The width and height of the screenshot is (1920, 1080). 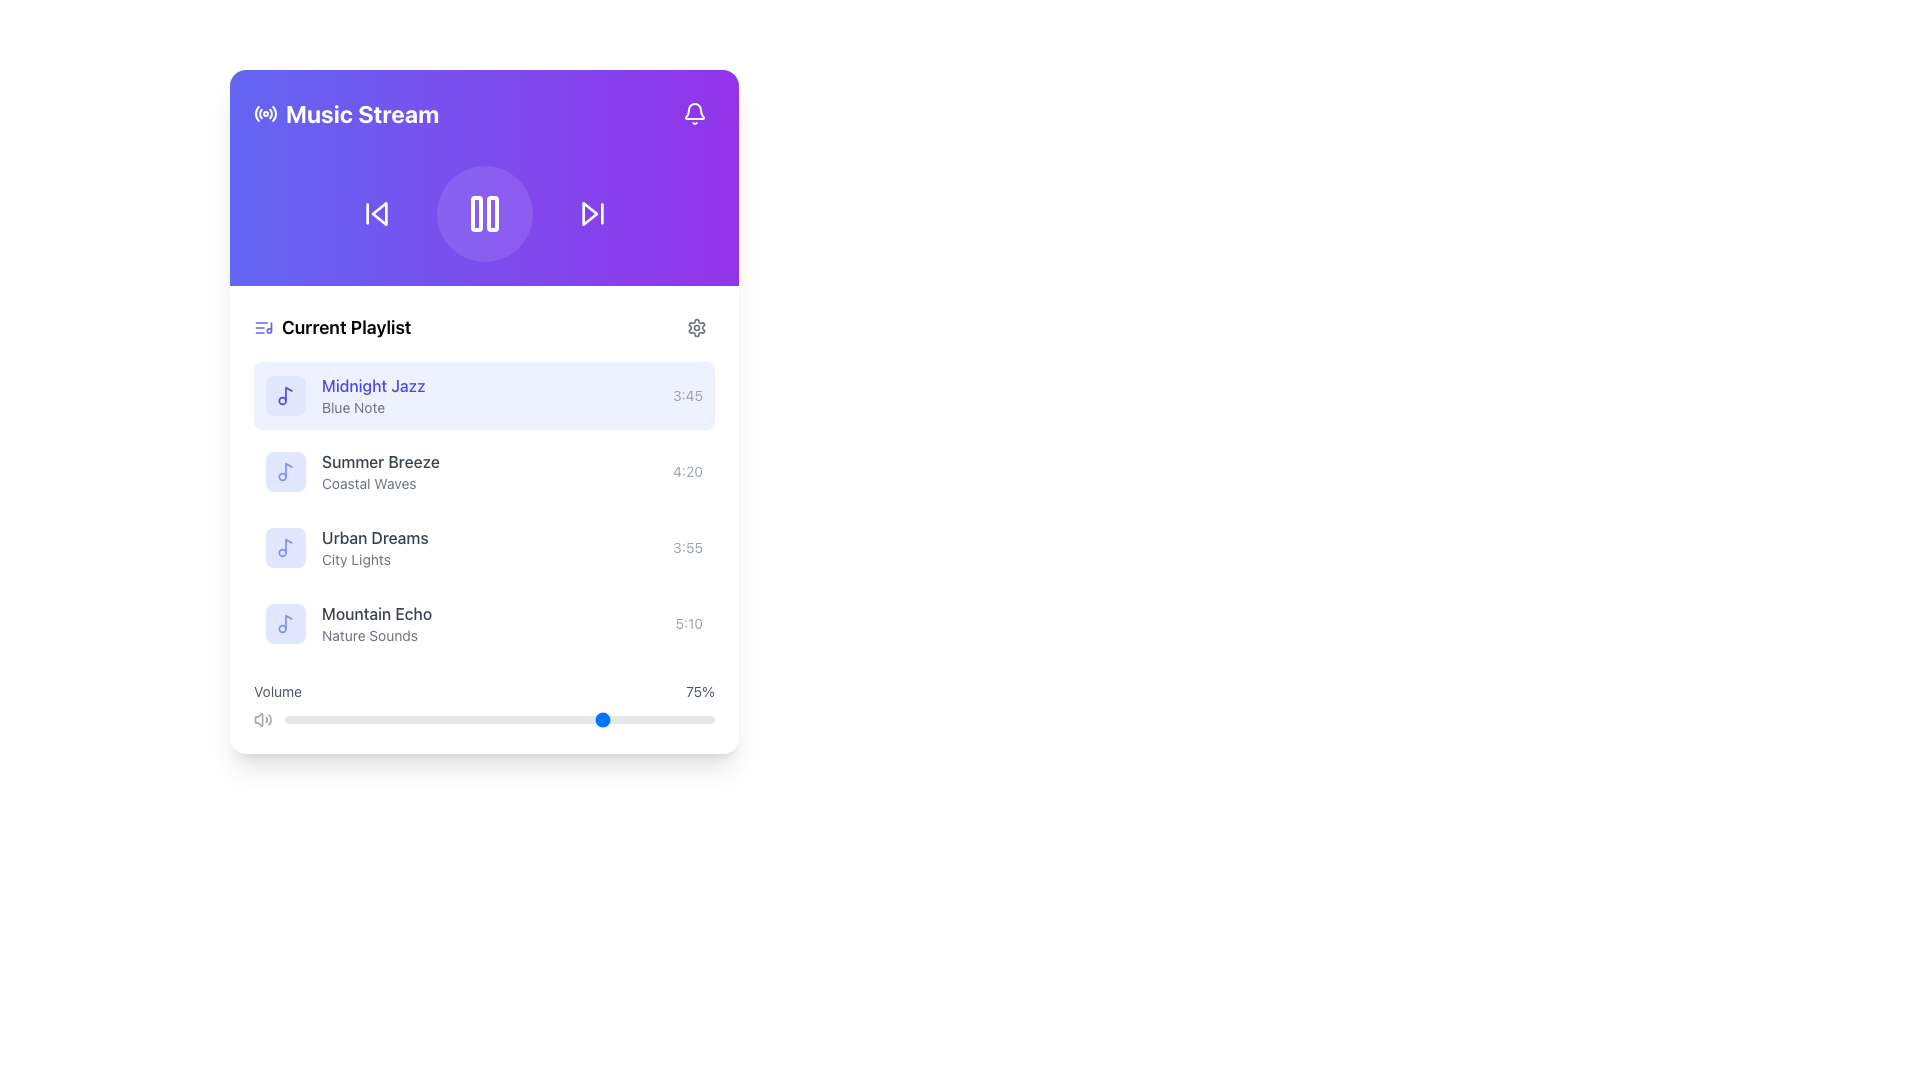 What do you see at coordinates (300, 720) in the screenshot?
I see `the volume slider` at bounding box center [300, 720].